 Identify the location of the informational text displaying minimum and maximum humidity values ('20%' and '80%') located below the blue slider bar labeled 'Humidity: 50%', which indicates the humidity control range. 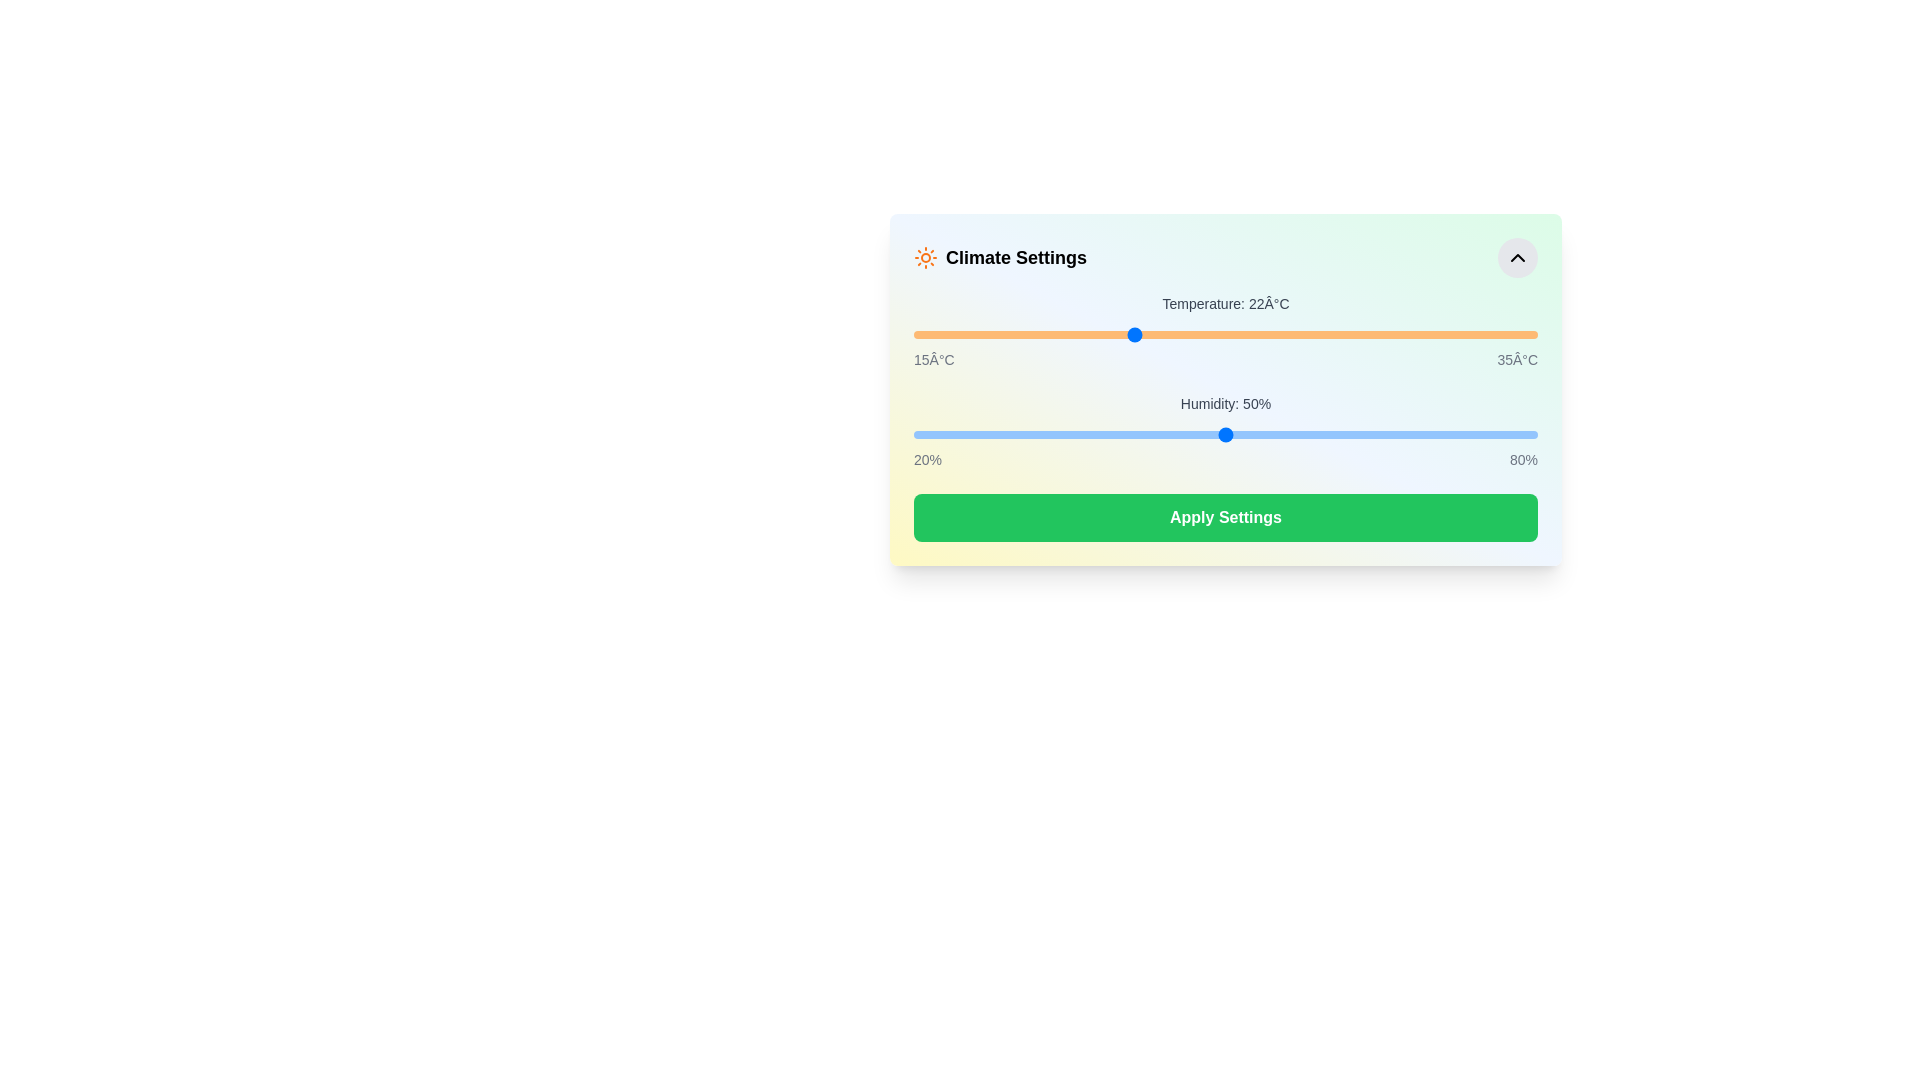
(1224, 459).